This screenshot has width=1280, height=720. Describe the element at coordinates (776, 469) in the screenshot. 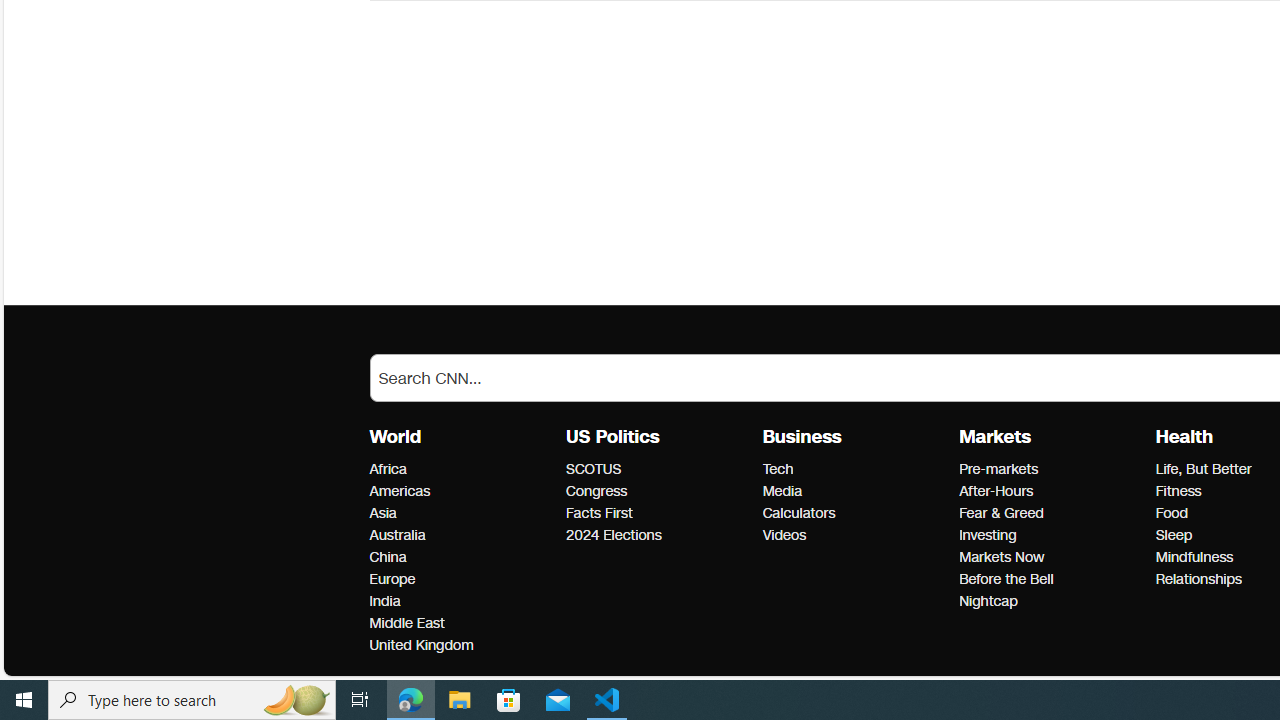

I see `'Business Tech'` at that location.